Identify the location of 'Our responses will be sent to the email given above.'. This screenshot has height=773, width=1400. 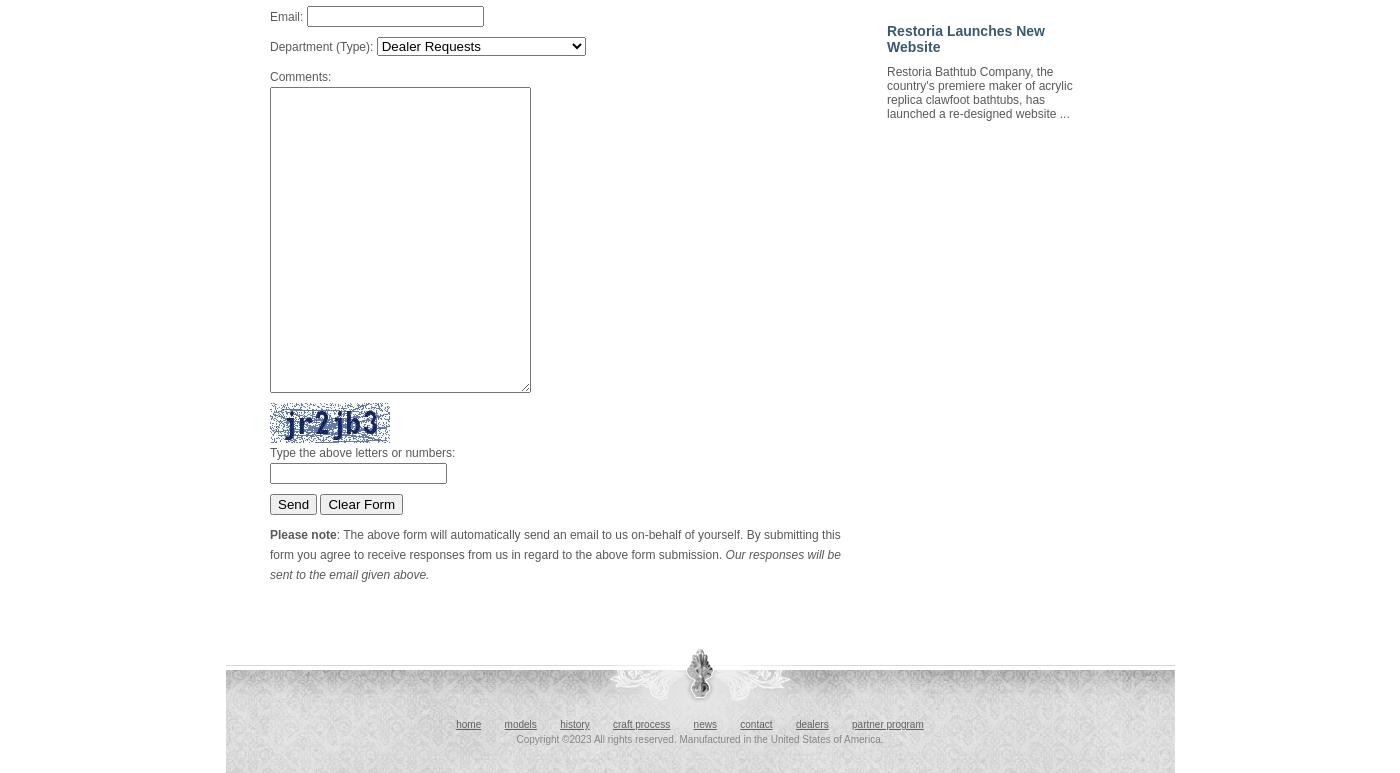
(554, 564).